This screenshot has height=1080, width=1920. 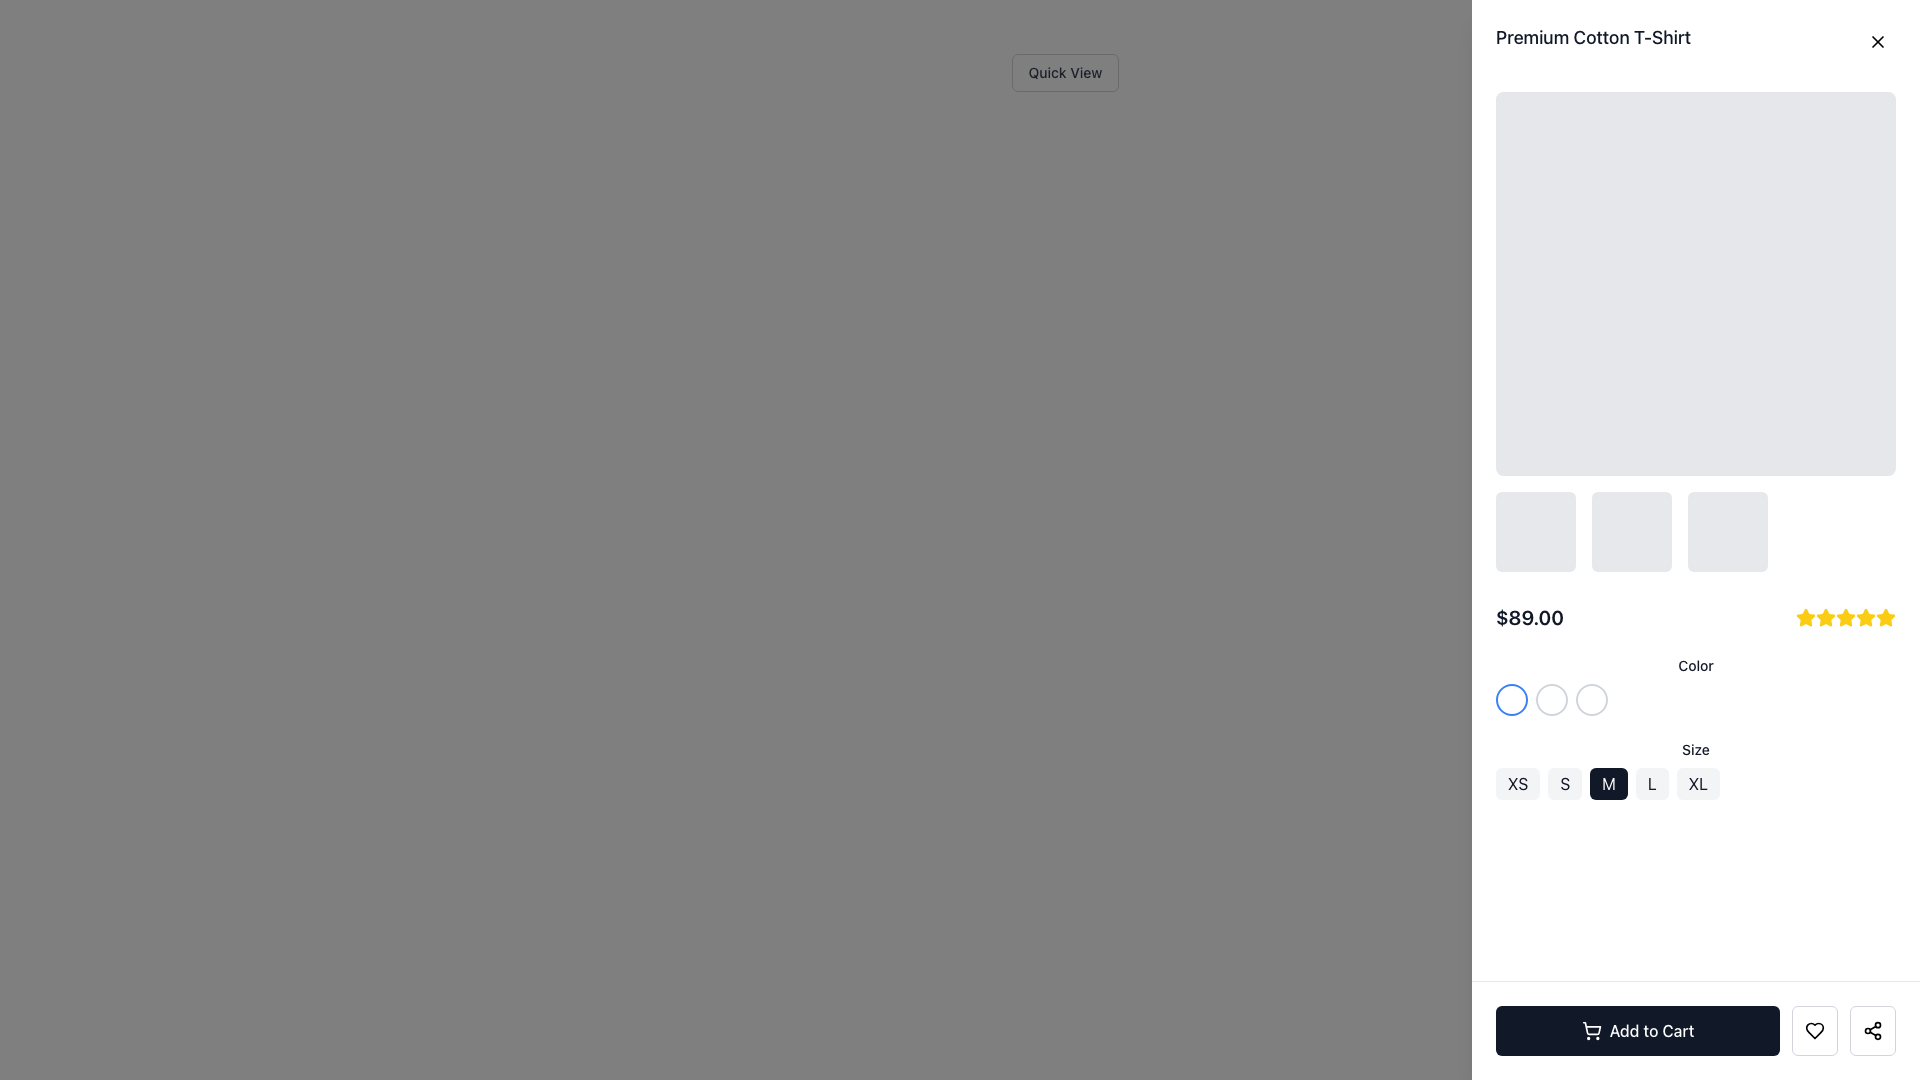 I want to click on the 'favorite' button located at the bottom-right area of the interface to mark the item as favorite, so click(x=1814, y=1030).